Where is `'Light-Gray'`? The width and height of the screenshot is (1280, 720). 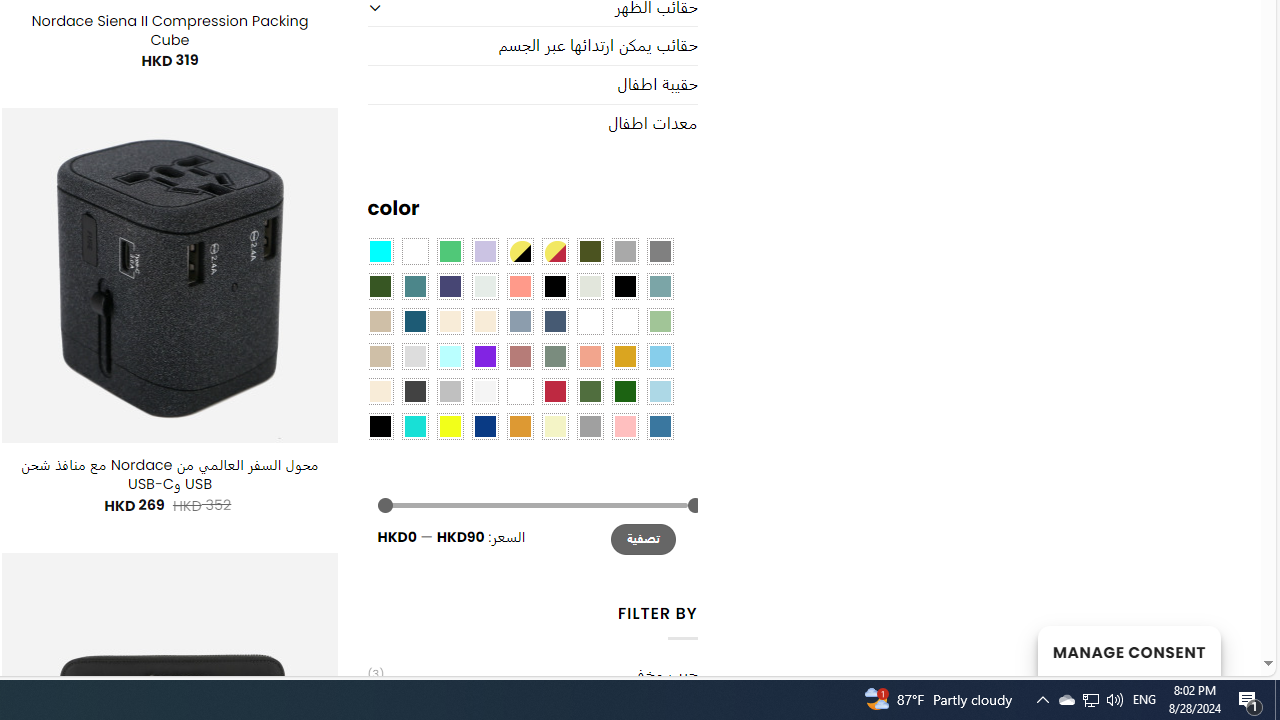 'Light-Gray' is located at coordinates (413, 354).